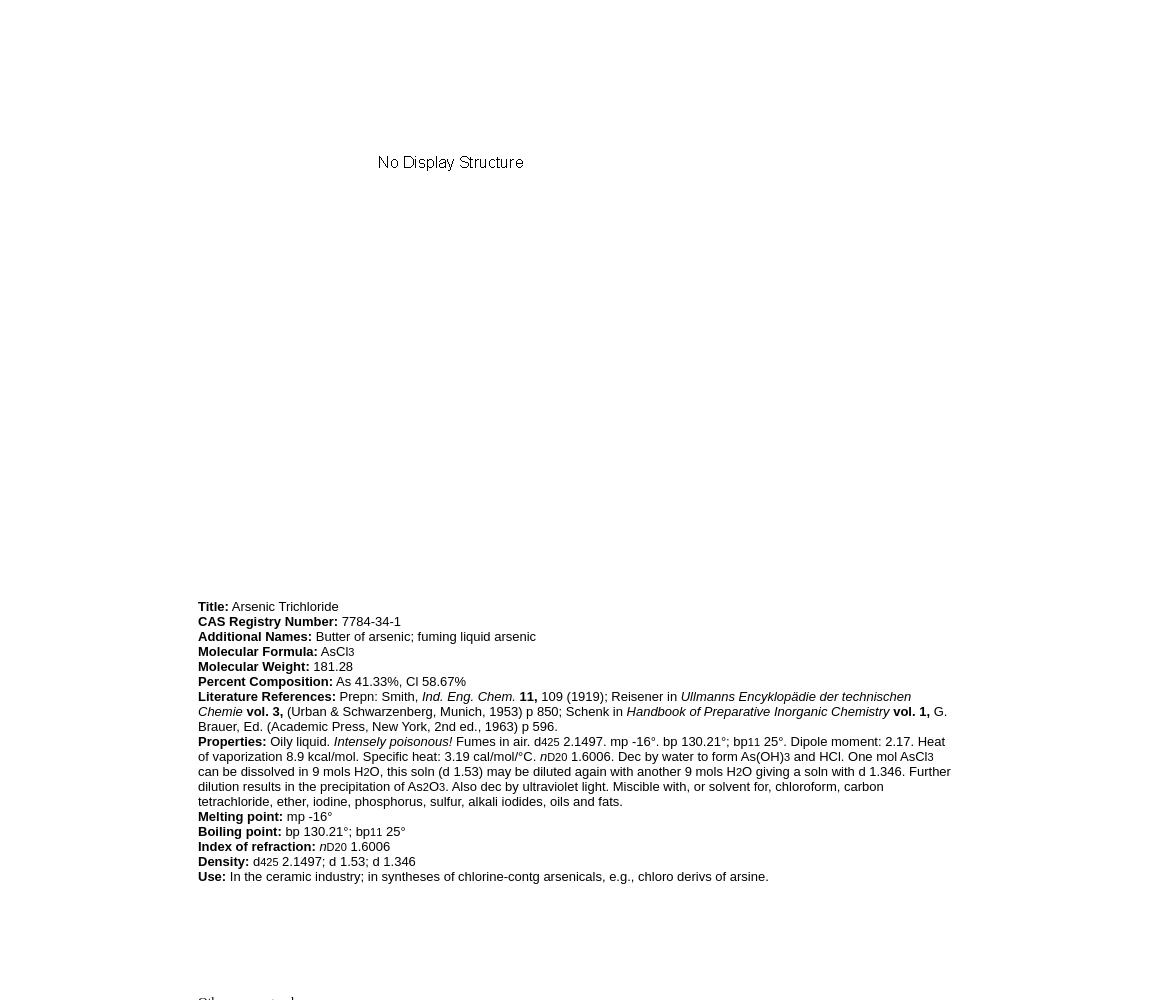 The width and height of the screenshot is (1150, 1000). Describe the element at coordinates (330, 666) in the screenshot. I see `'181.28'` at that location.